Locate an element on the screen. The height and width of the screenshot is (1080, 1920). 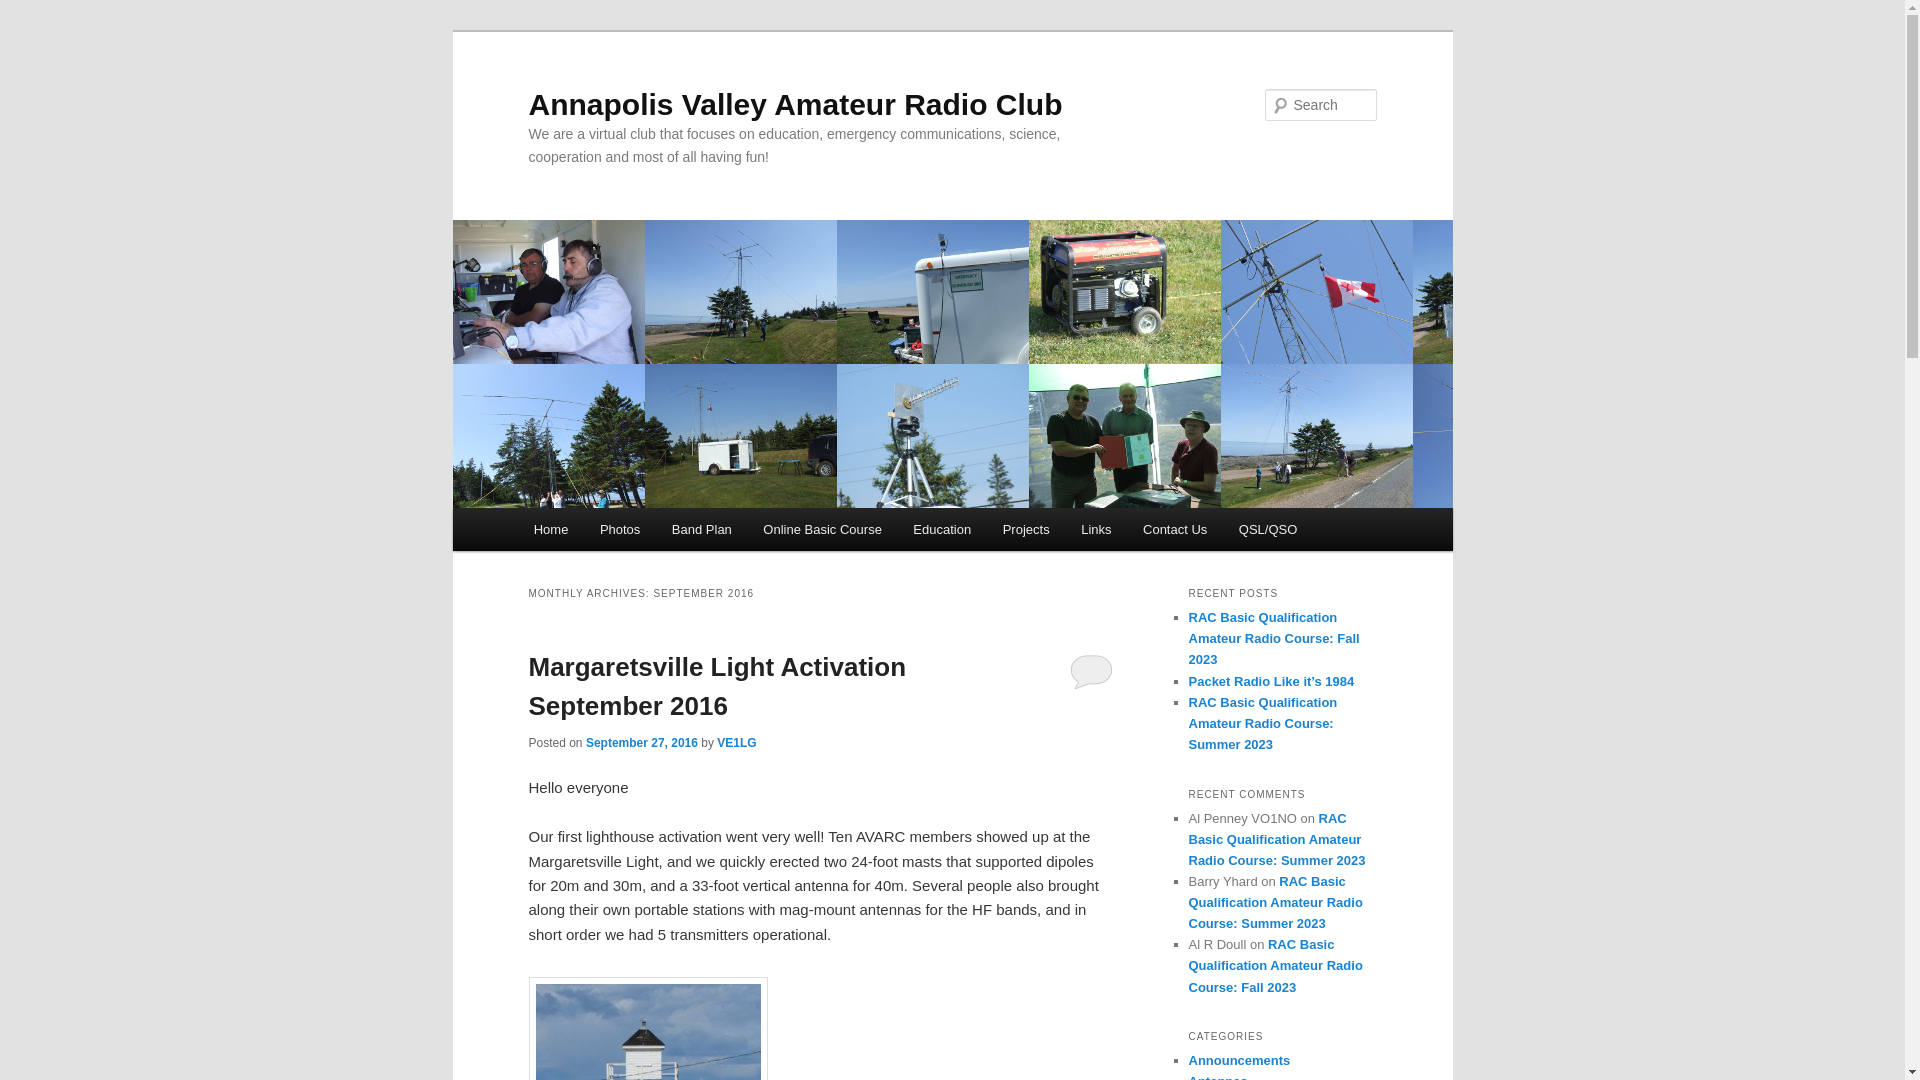
'September 27, 2016' is located at coordinates (642, 743).